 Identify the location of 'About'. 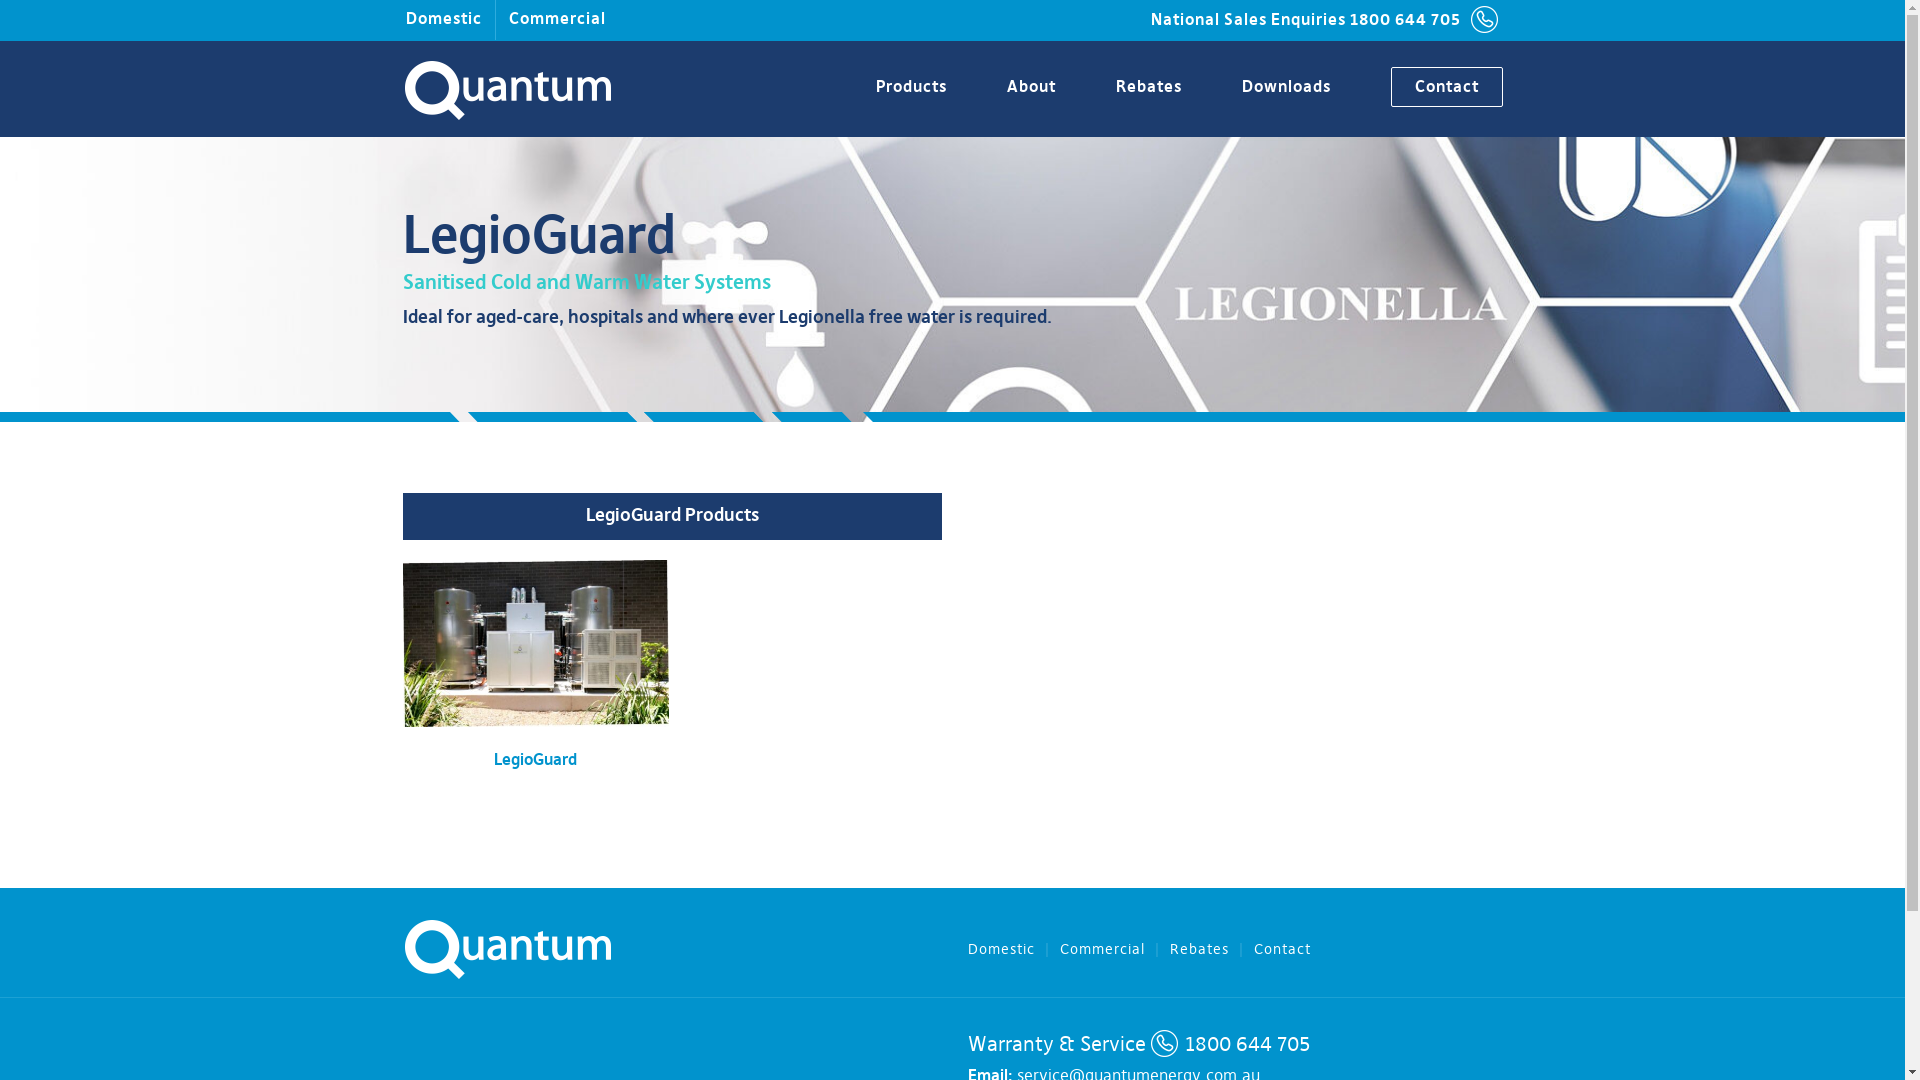
(1013, 87).